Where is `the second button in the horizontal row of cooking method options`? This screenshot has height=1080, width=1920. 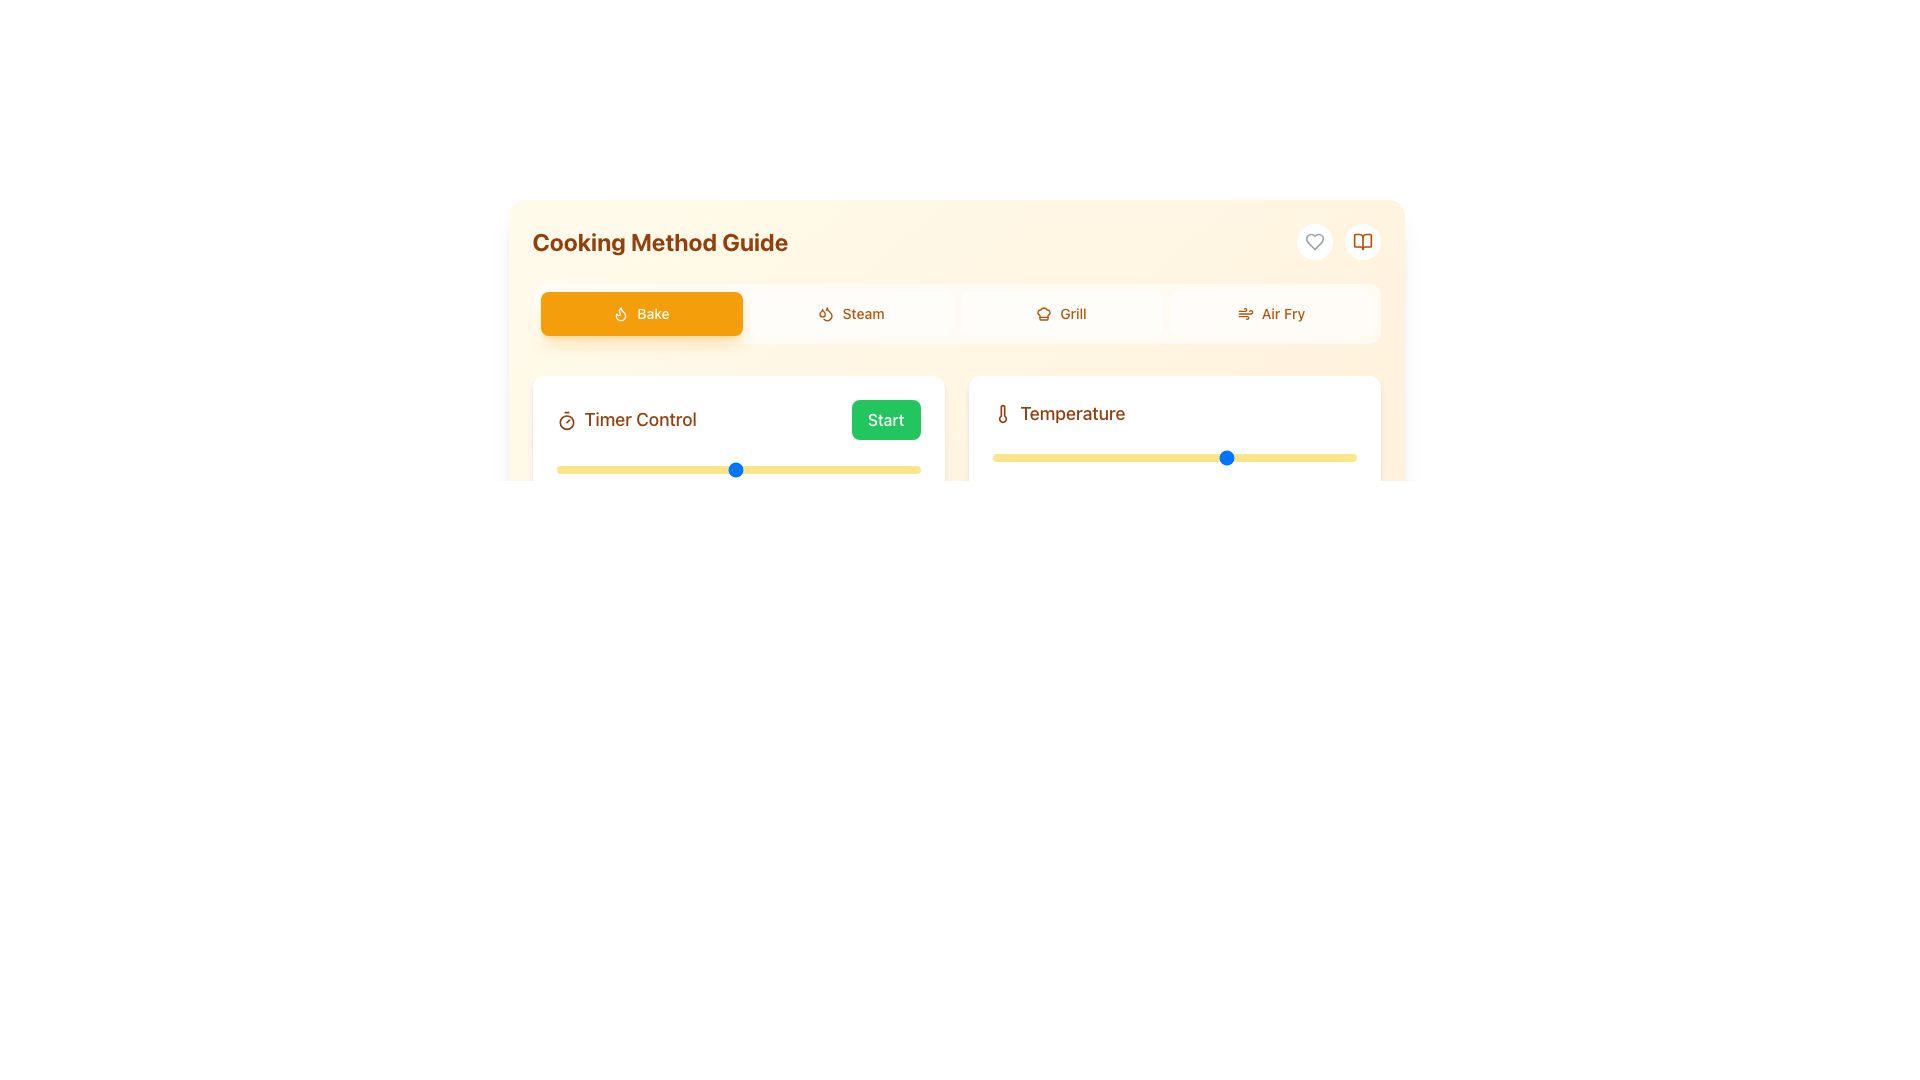
the second button in the horizontal row of cooking method options is located at coordinates (851, 313).